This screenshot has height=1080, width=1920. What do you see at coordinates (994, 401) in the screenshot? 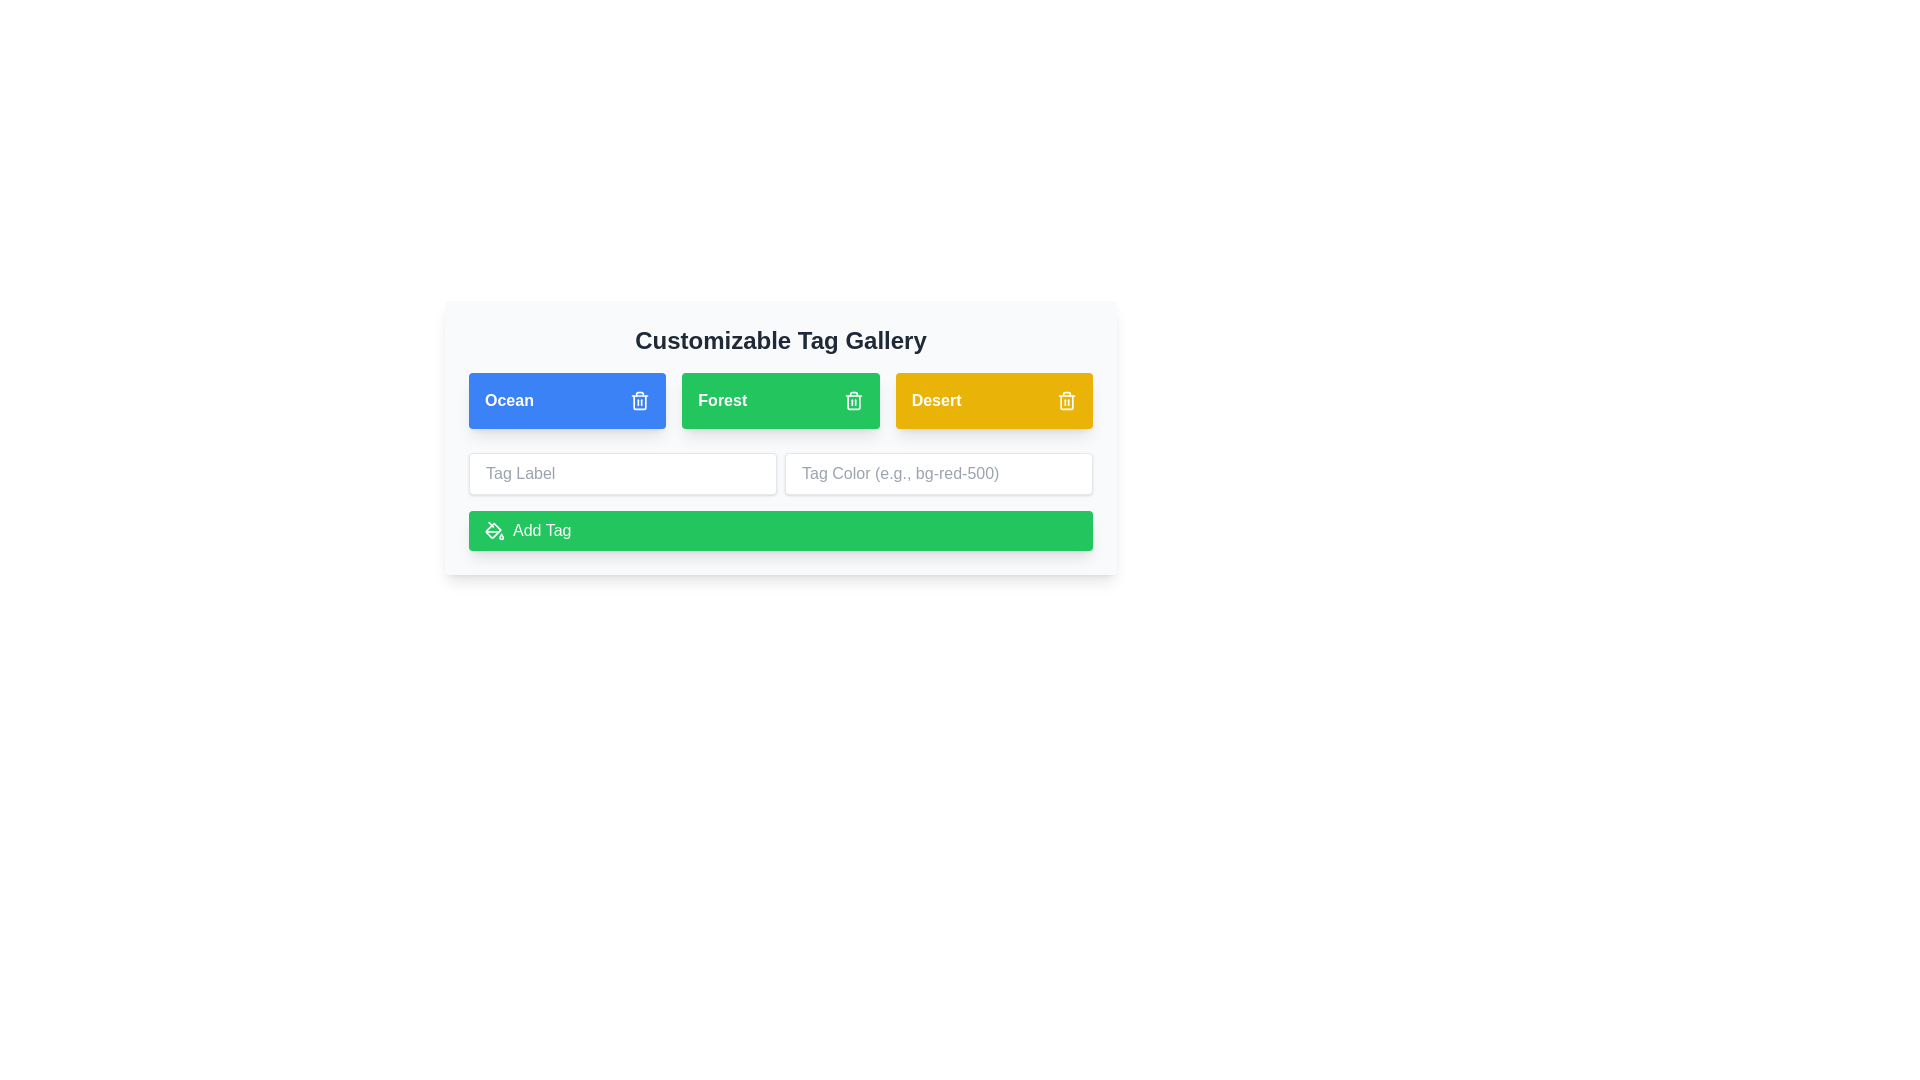
I see `the chip labeled Desert to select or highlight it` at bounding box center [994, 401].